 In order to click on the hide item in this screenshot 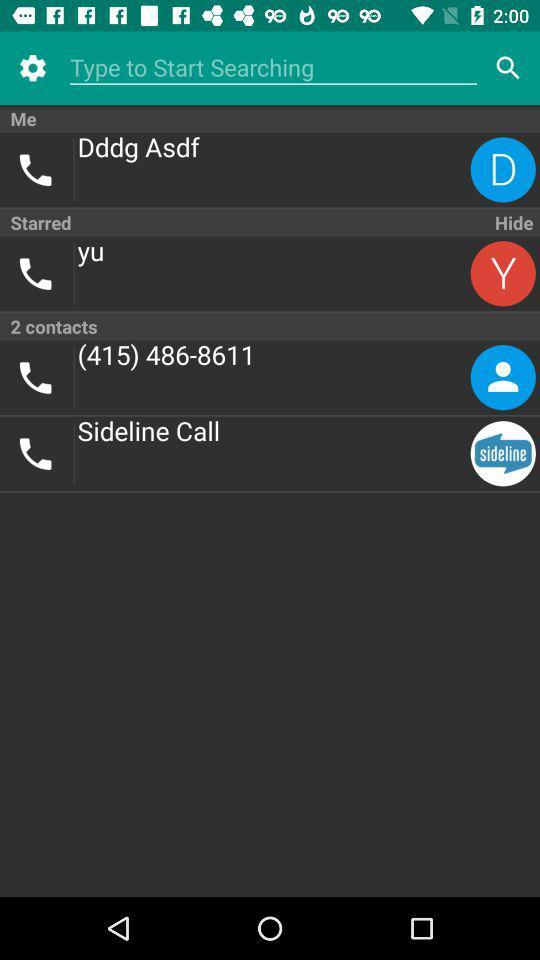, I will do `click(512, 222)`.